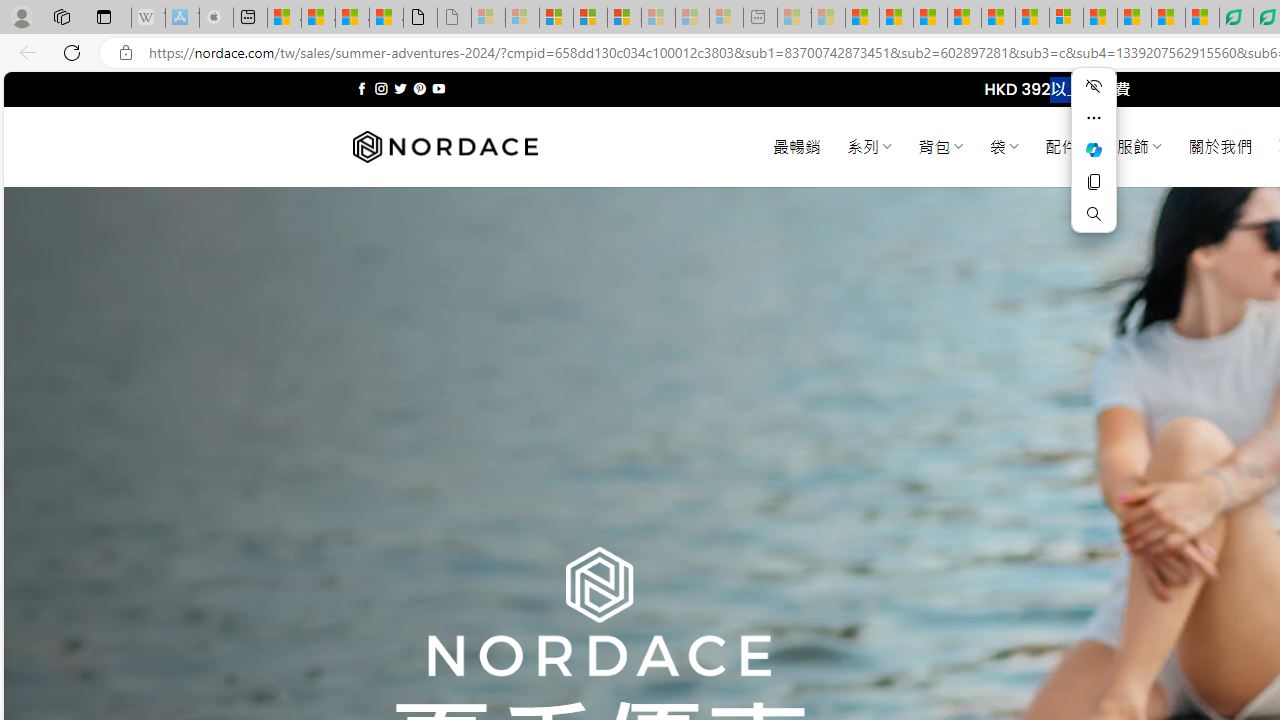 Image resolution: width=1280 pixels, height=720 pixels. Describe the element at coordinates (362, 88) in the screenshot. I see `'Follow on Facebook'` at that location.